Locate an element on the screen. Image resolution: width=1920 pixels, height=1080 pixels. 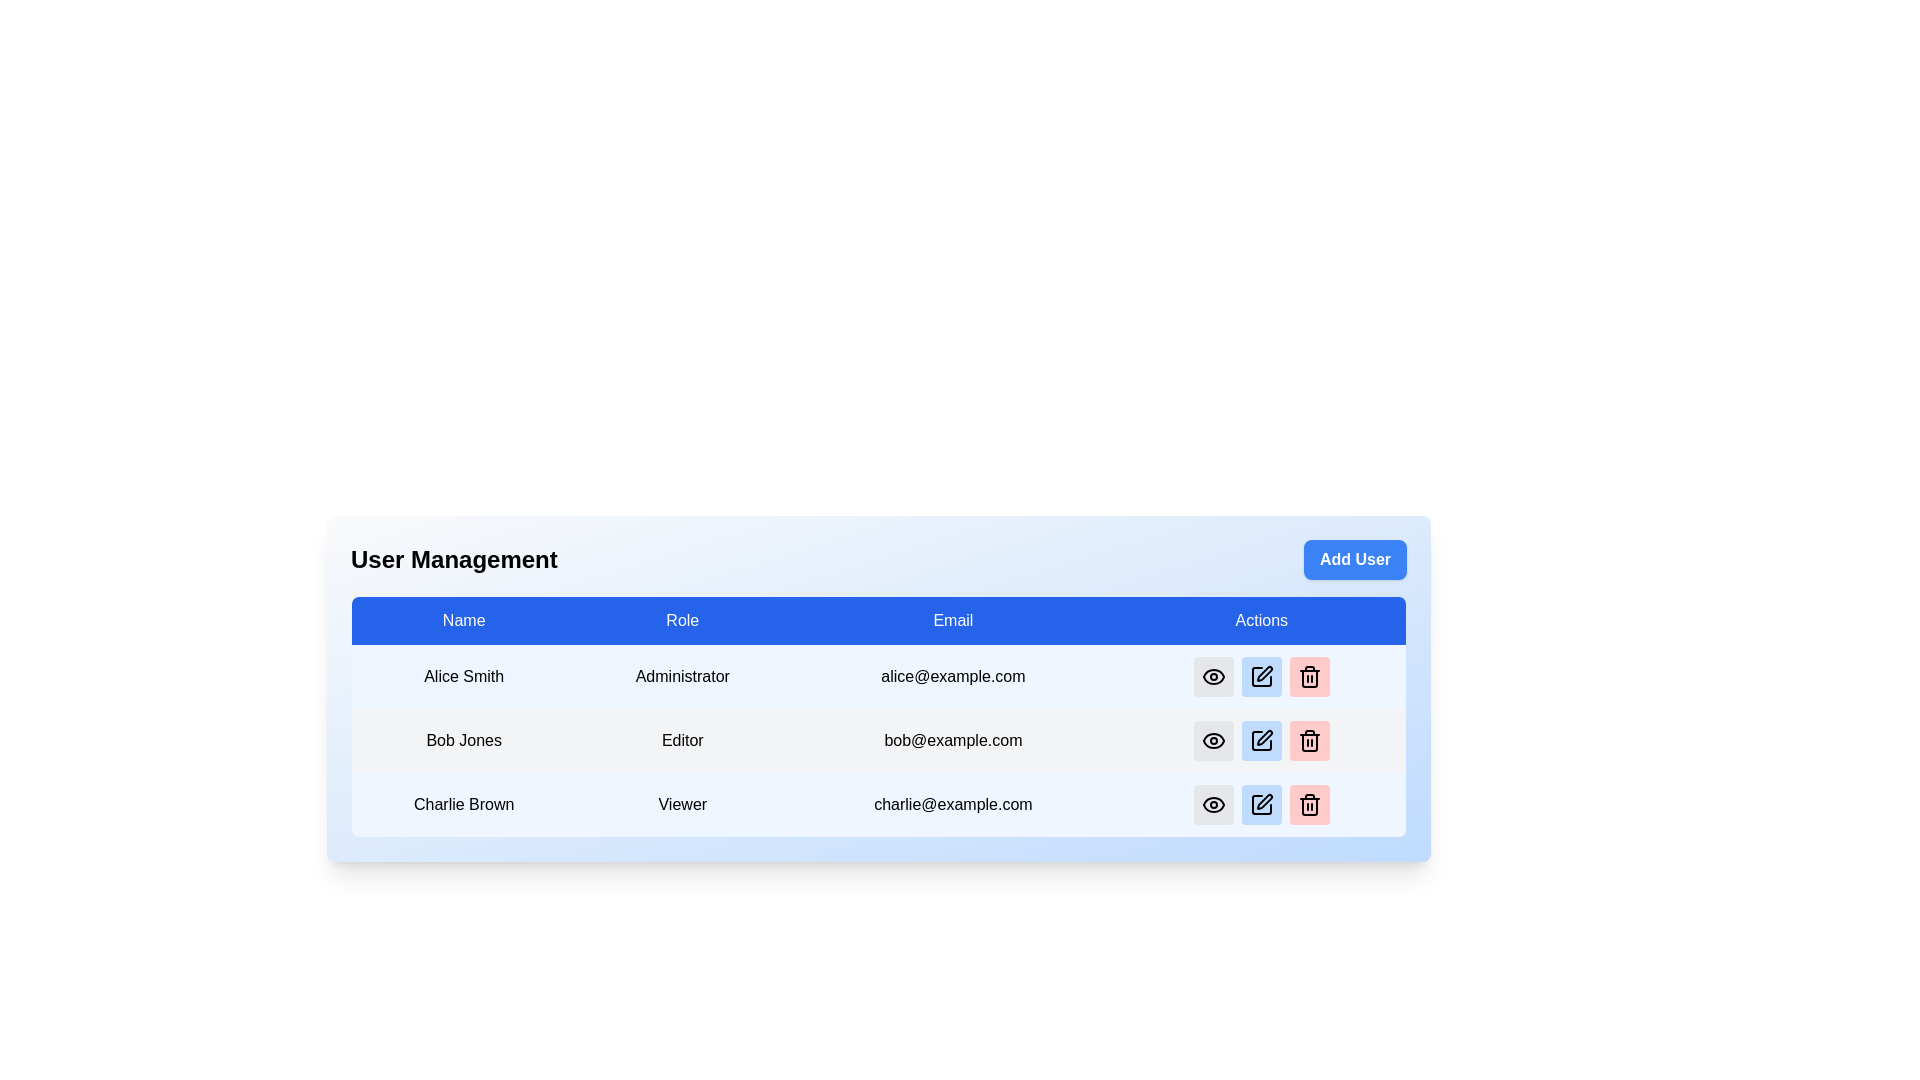
the static text element labeled 'Viewer' in the table under the 'Role' column, which is positioned in the third row corresponding to 'Charlie Brown' is located at coordinates (682, 804).